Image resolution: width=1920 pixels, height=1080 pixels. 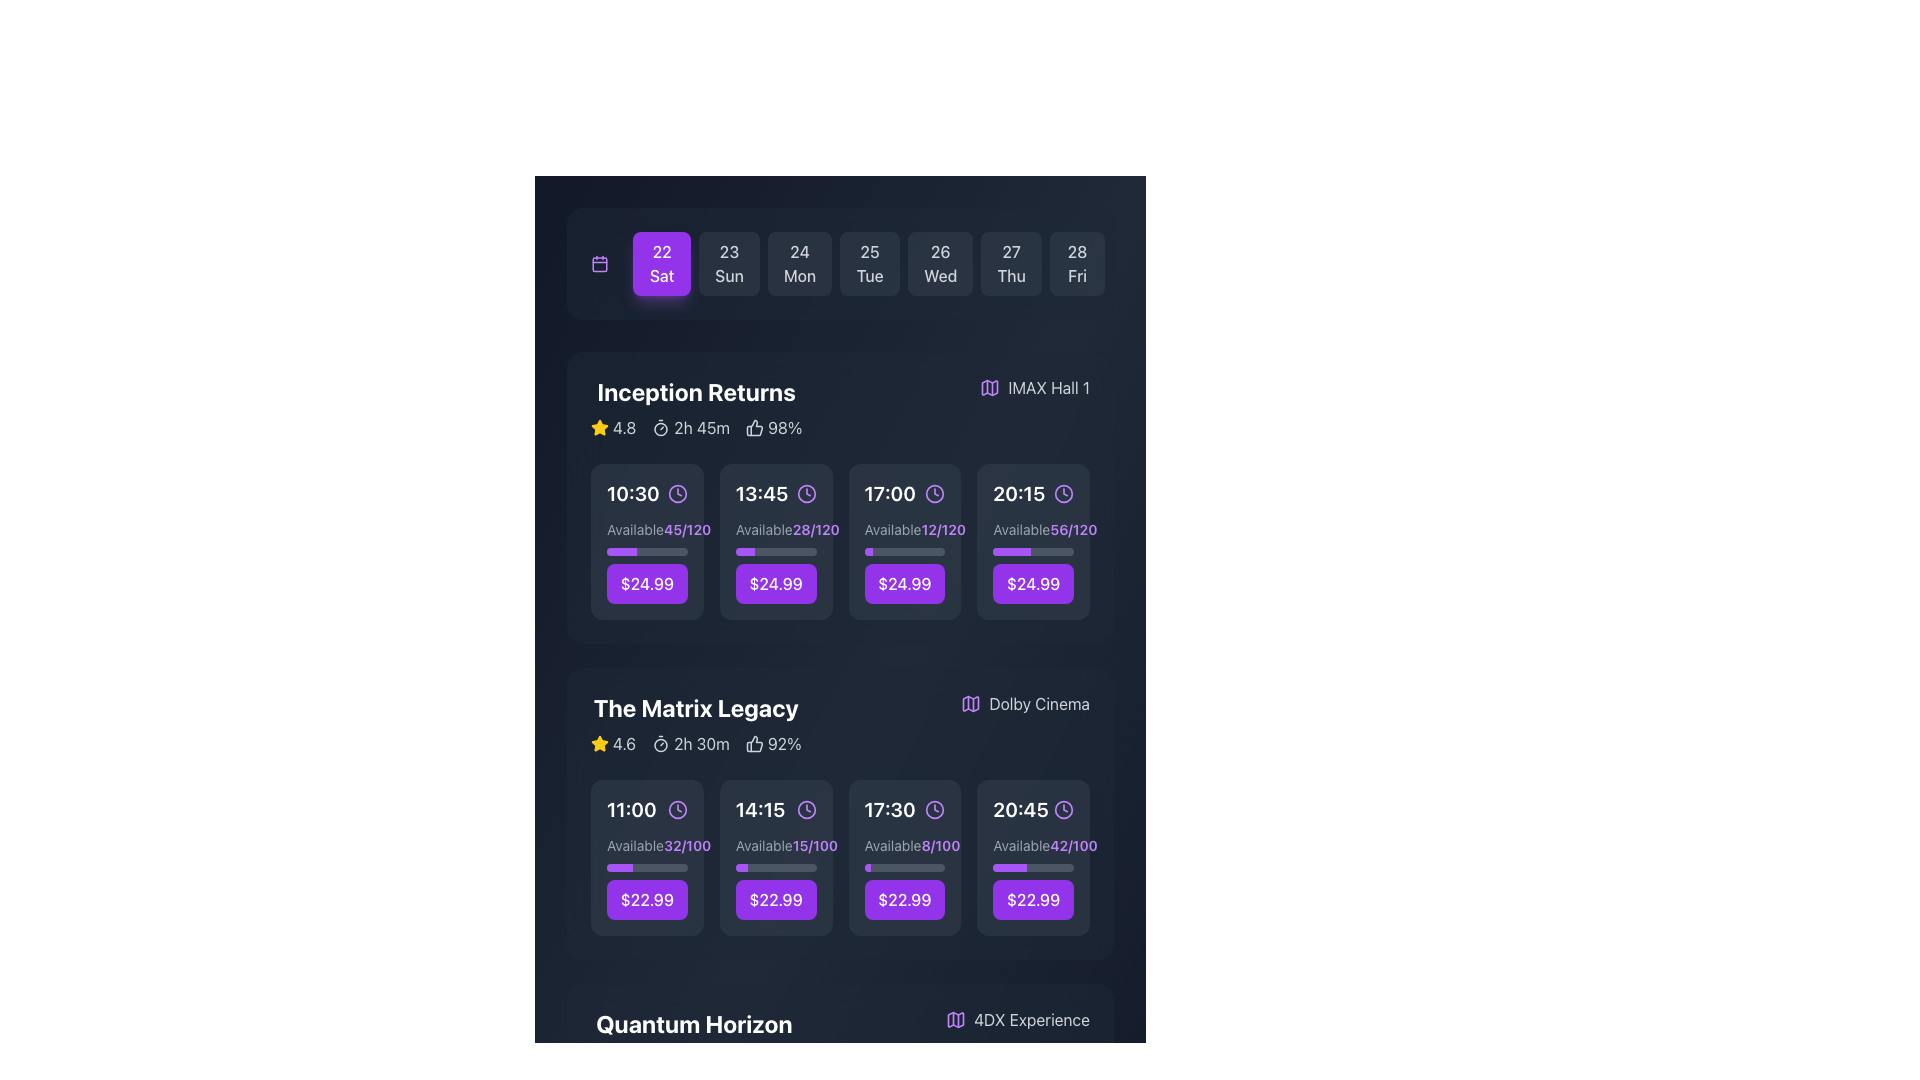 What do you see at coordinates (647, 528) in the screenshot?
I see `the text label displaying 'Available 45/120' which is located in the 'Inception Returns' section, below the time '10:30' and above a progress bar and a button displaying '$24.99'` at bounding box center [647, 528].